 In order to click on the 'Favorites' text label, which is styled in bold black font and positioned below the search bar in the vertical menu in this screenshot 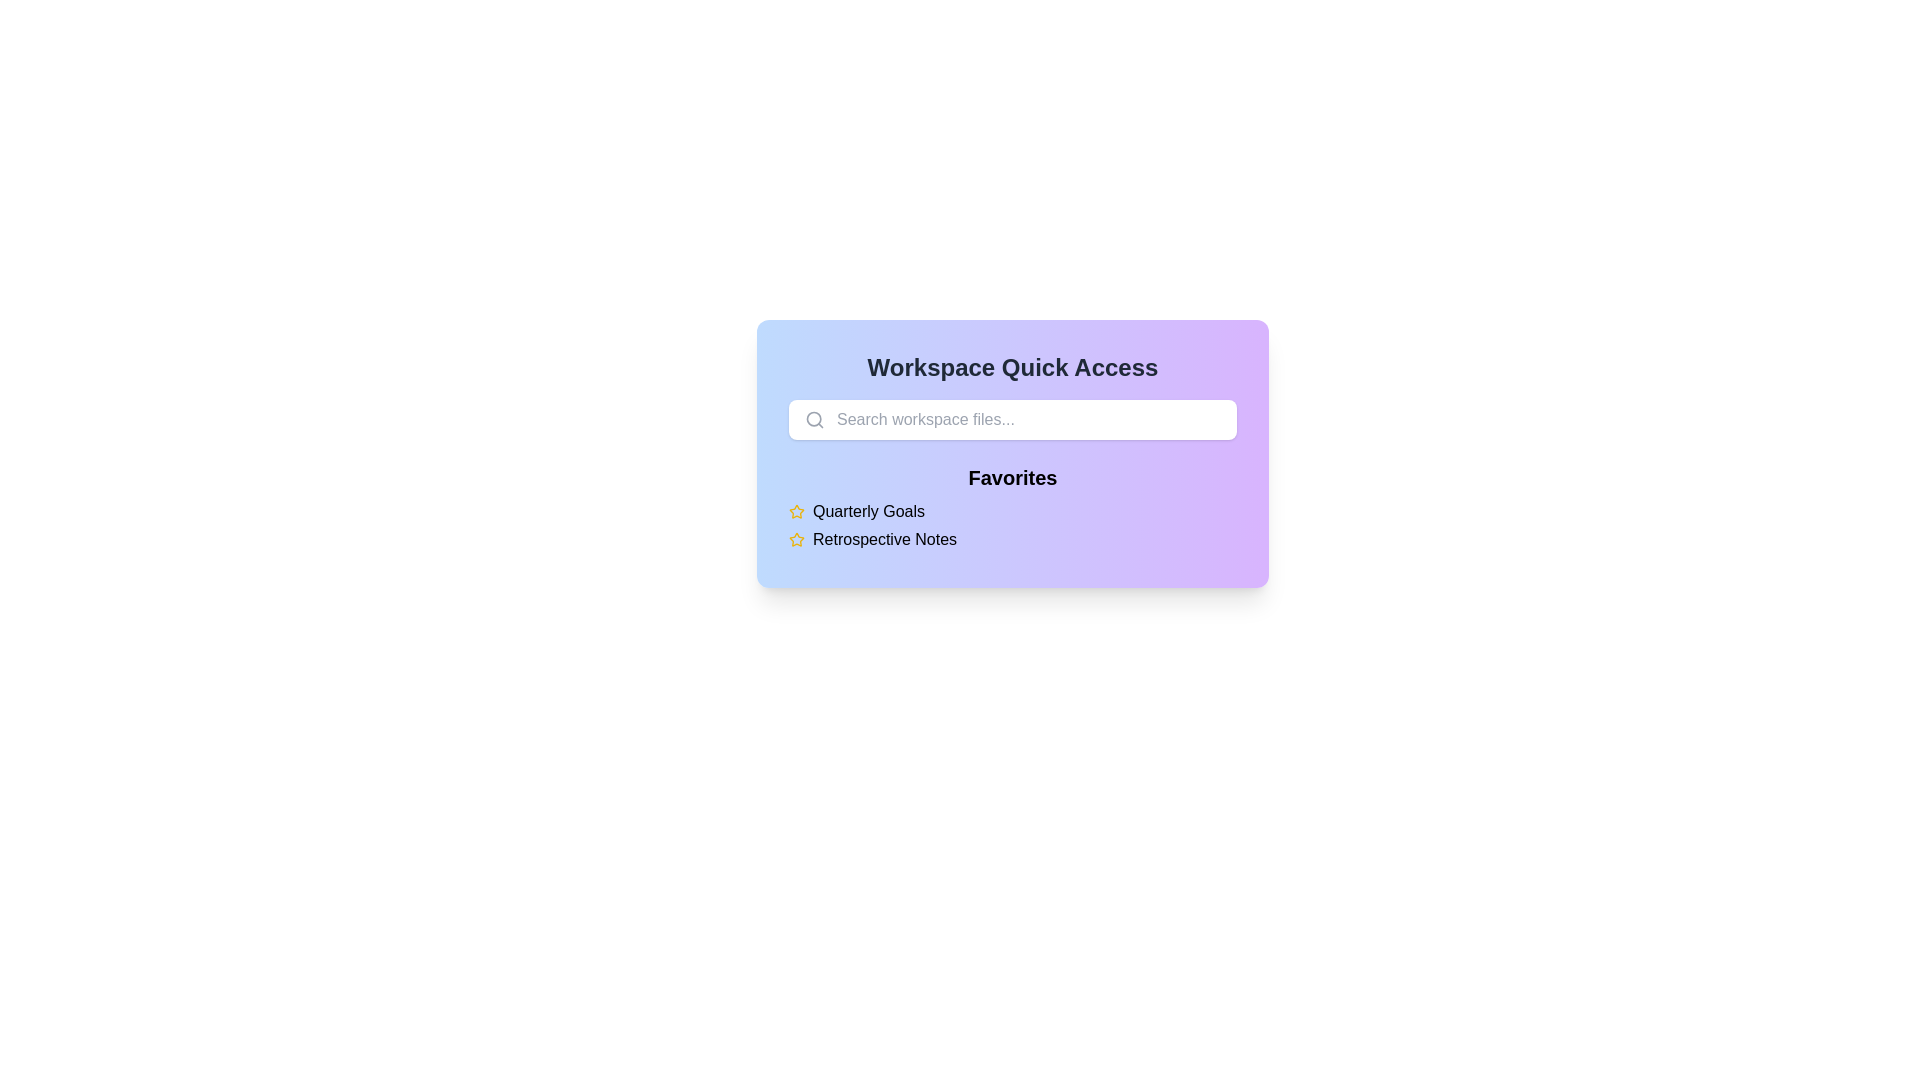, I will do `click(1012, 478)`.